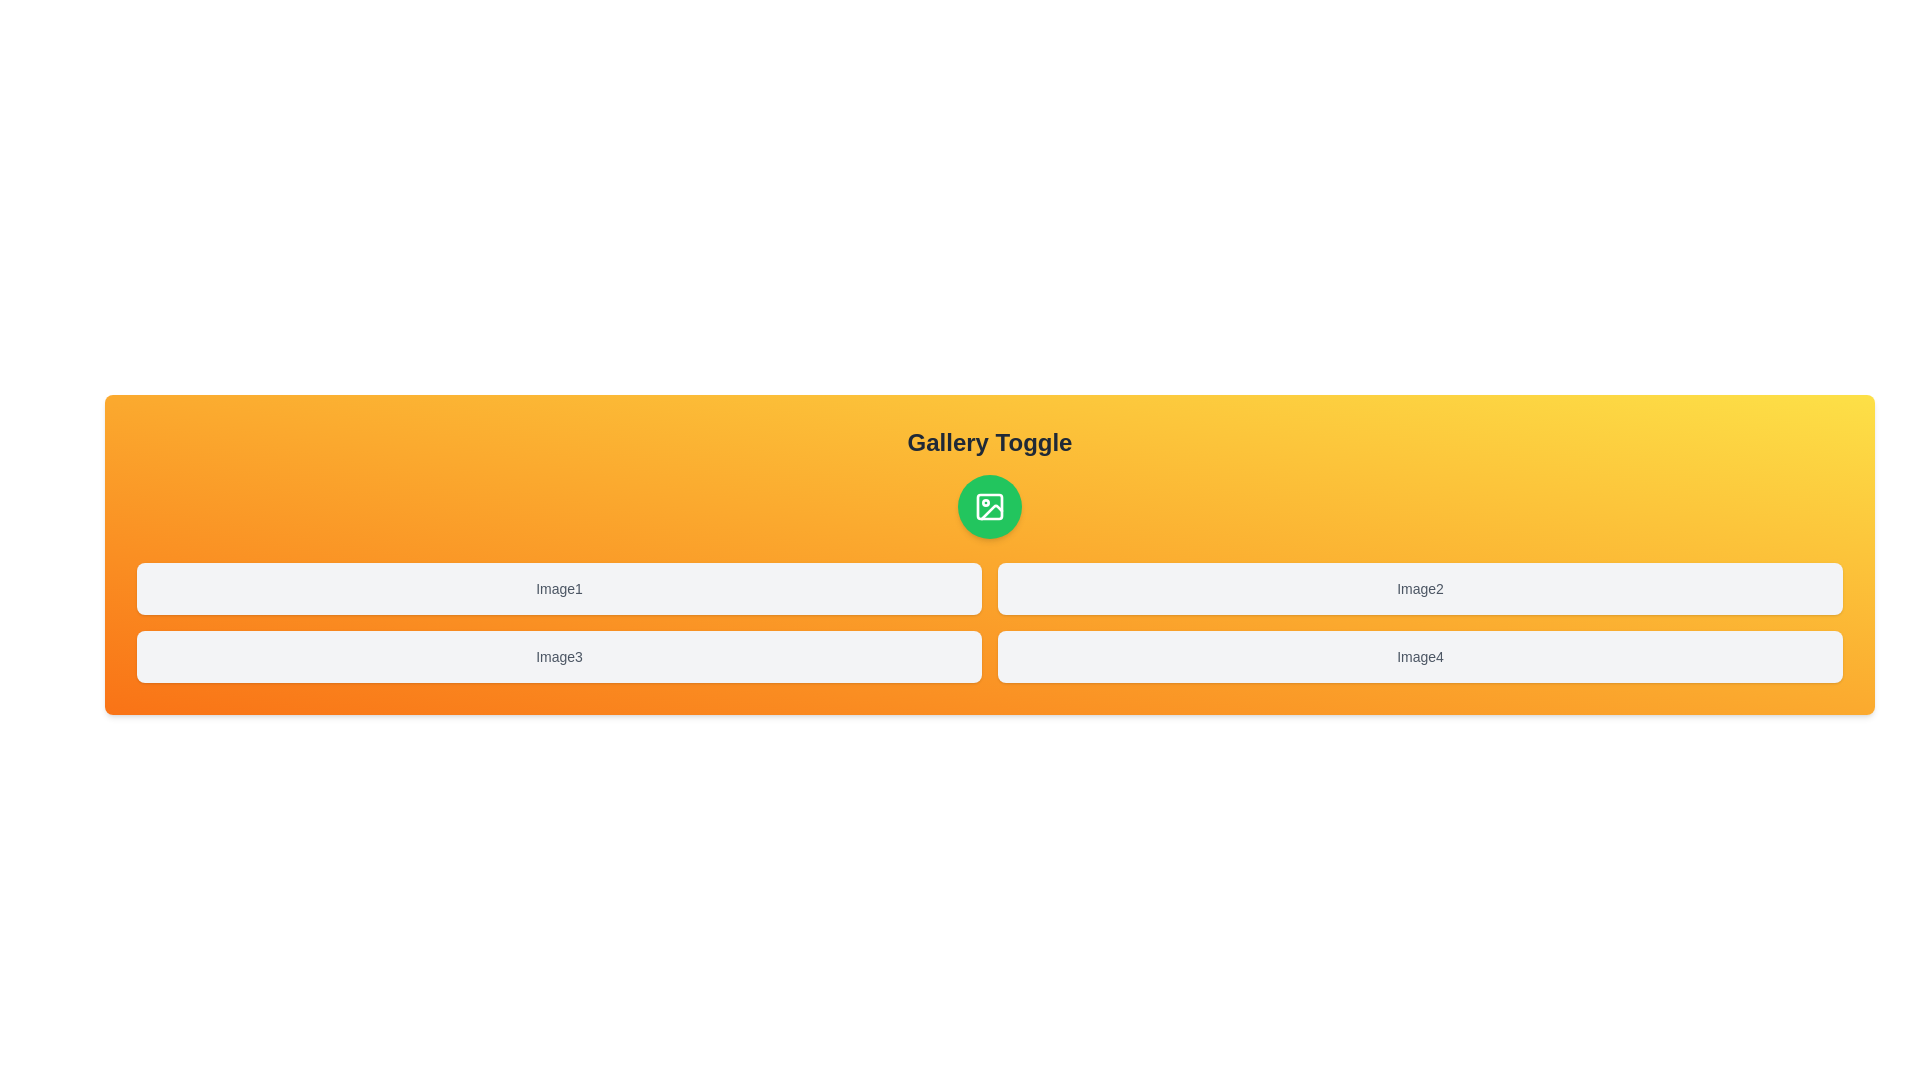 This screenshot has height=1080, width=1920. What do you see at coordinates (989, 505) in the screenshot?
I see `button with the image icon to toggle the gallery display` at bounding box center [989, 505].